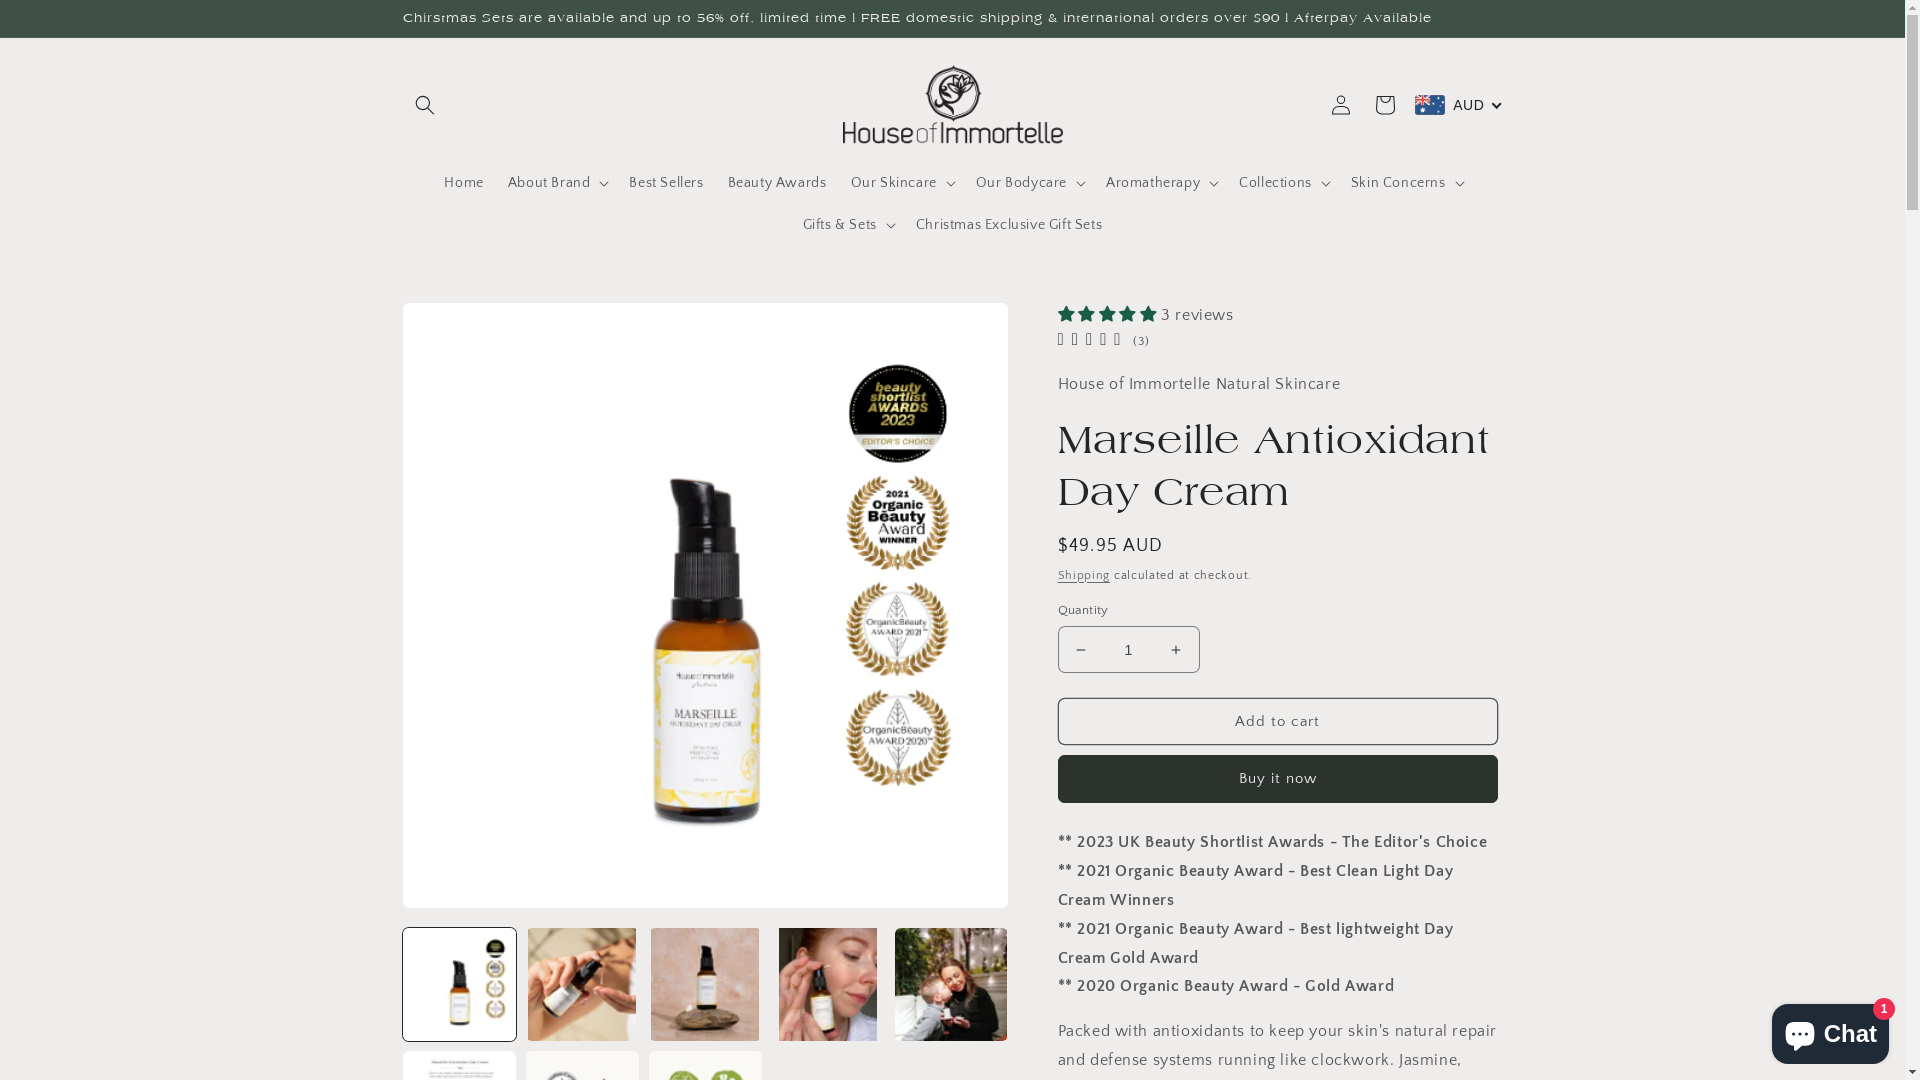 The height and width of the screenshot is (1080, 1920). Describe the element at coordinates (1276, 778) in the screenshot. I see `'Buy it now'` at that location.